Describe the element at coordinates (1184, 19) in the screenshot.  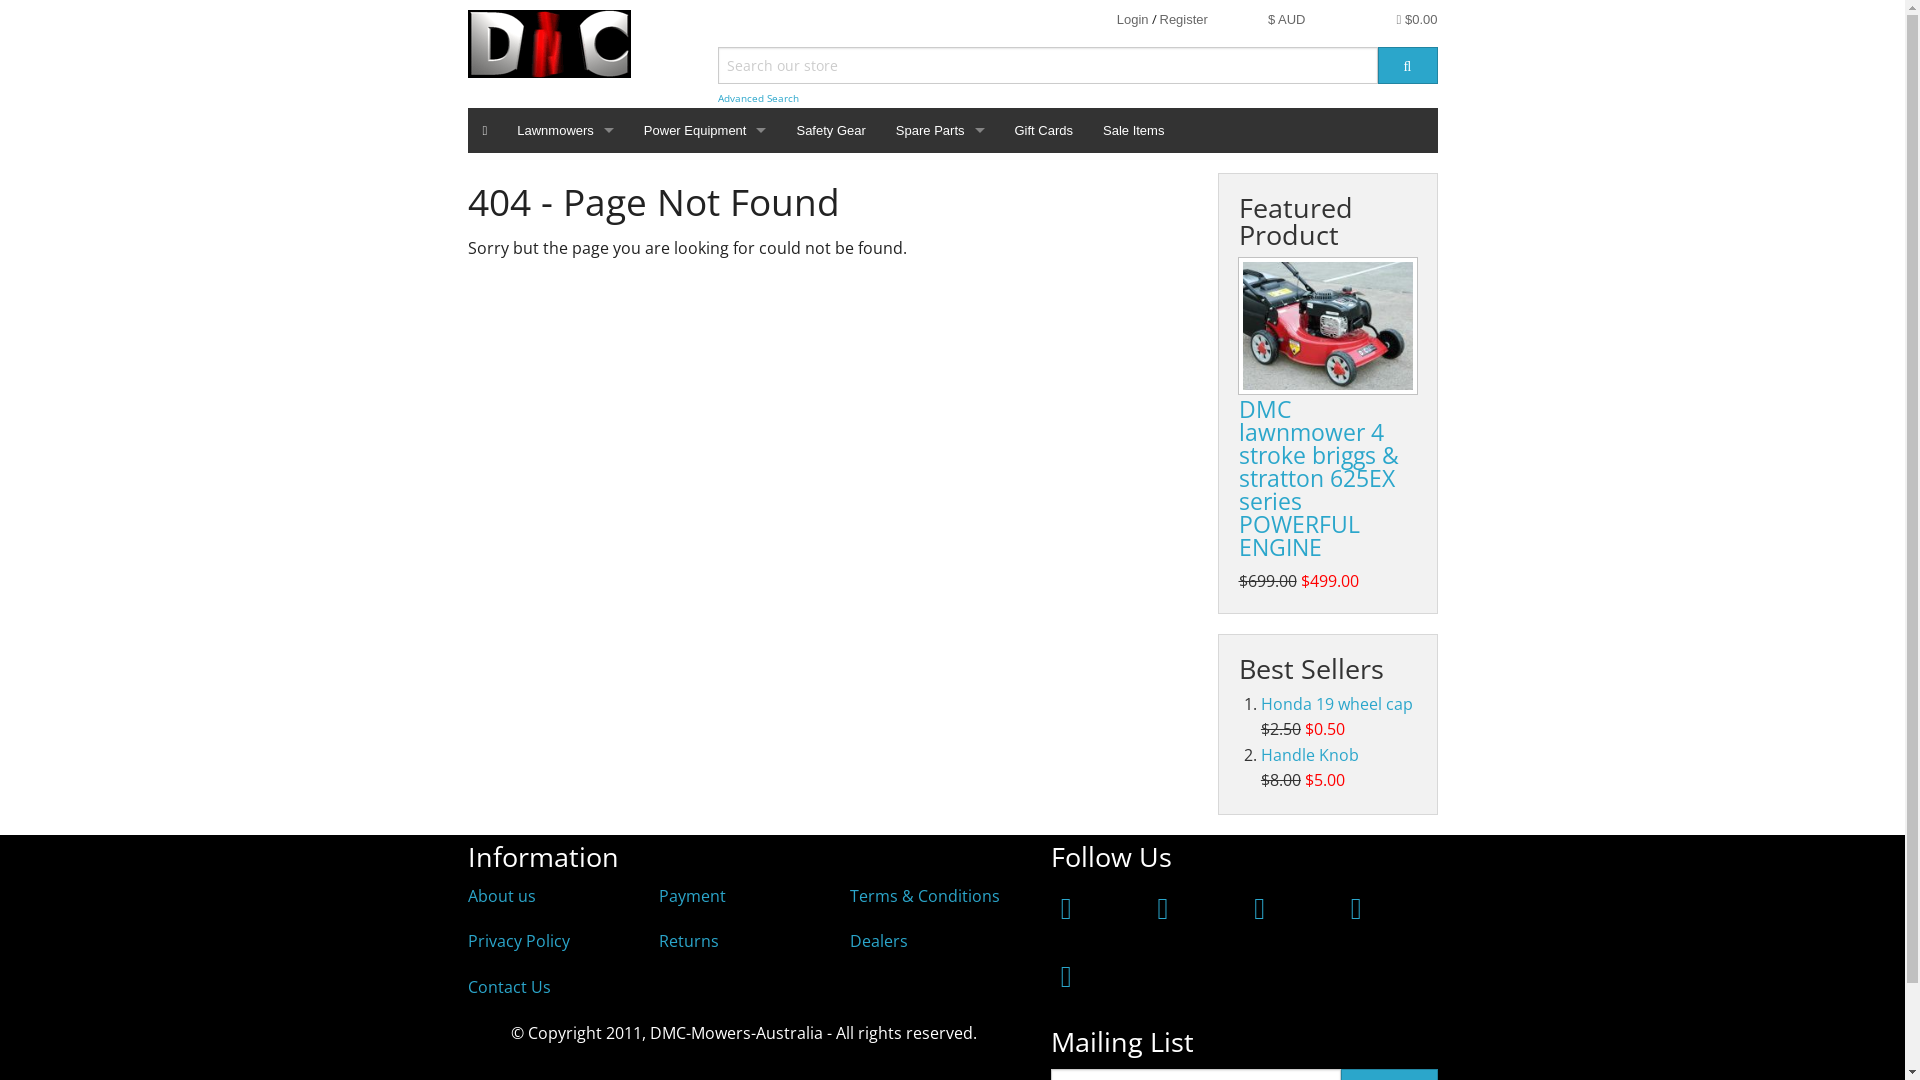
I see `'Register'` at that location.